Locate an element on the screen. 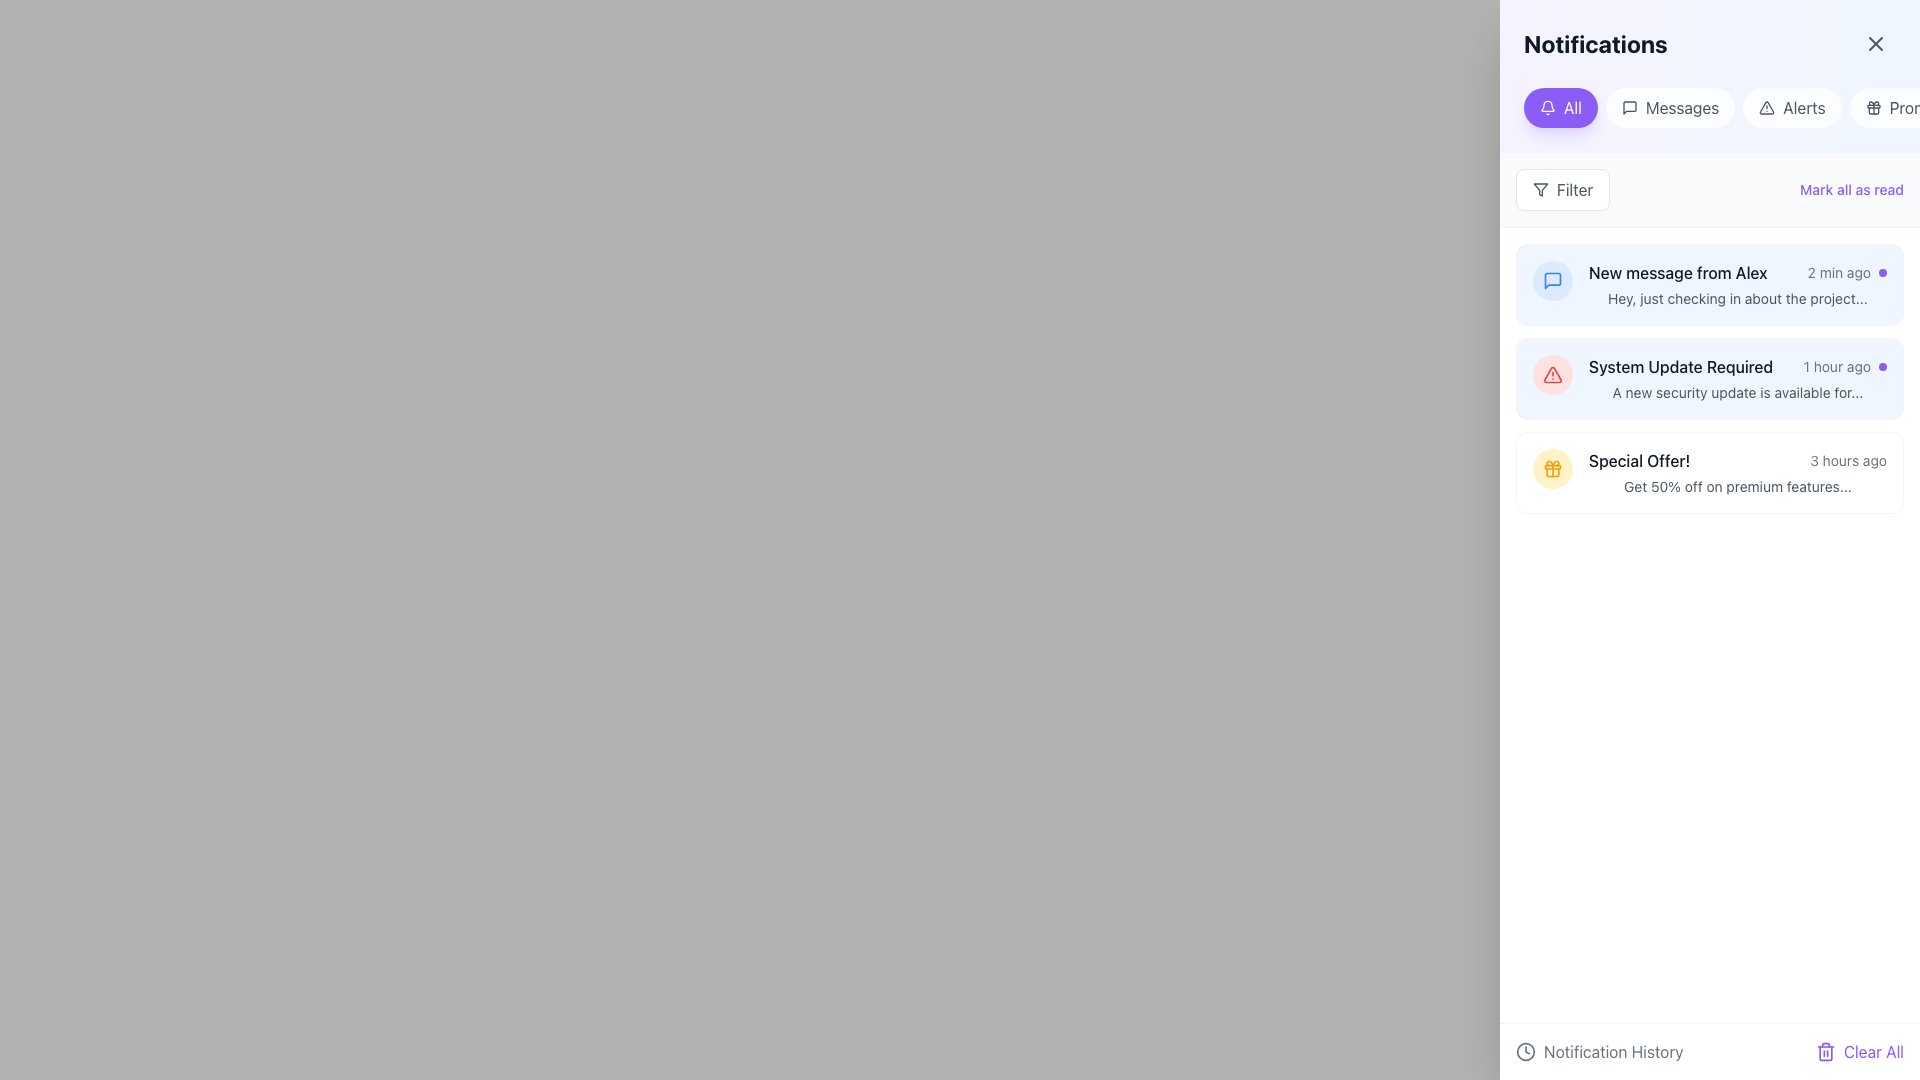 The image size is (1920, 1080). the pin button located to the right of the 'System Update Required' notification entry is located at coordinates (1830, 378).